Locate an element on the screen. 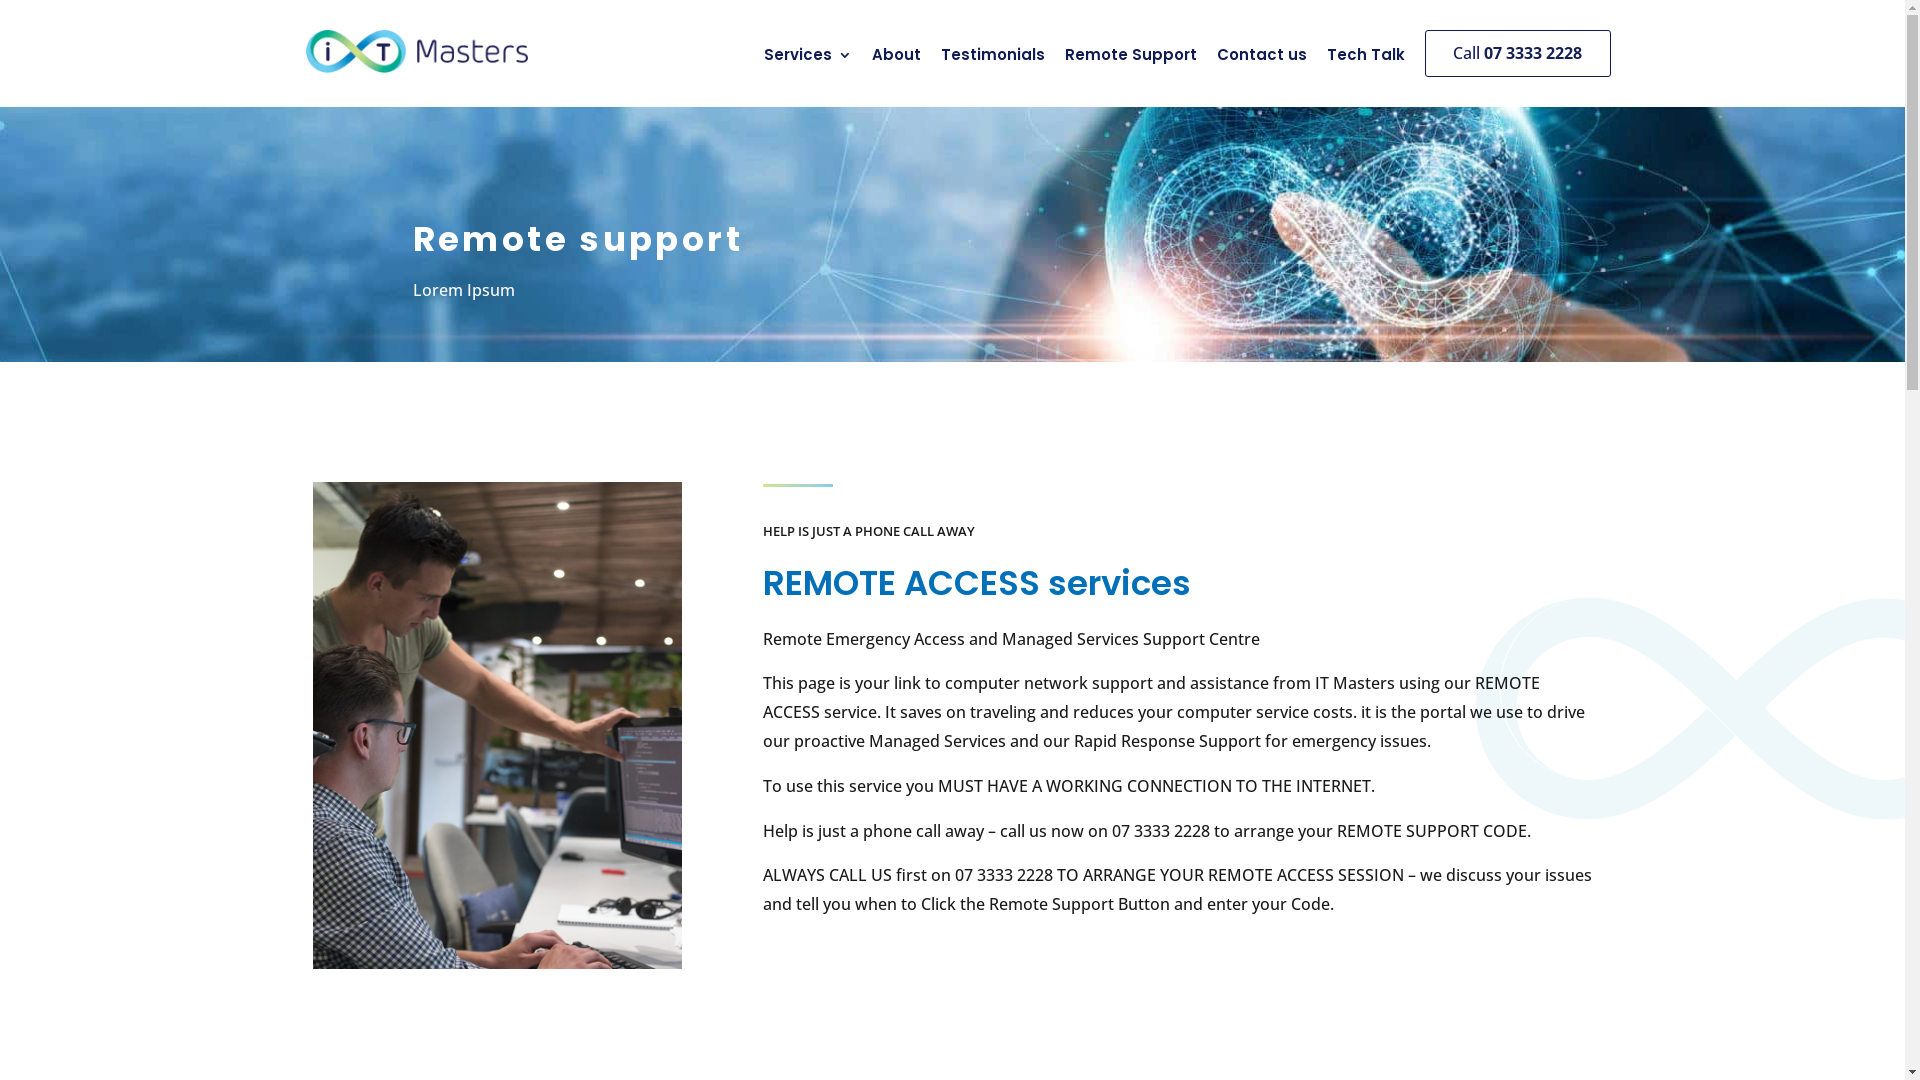 Image resolution: width=1920 pixels, height=1080 pixels. 'Services' is located at coordinates (801, 57).